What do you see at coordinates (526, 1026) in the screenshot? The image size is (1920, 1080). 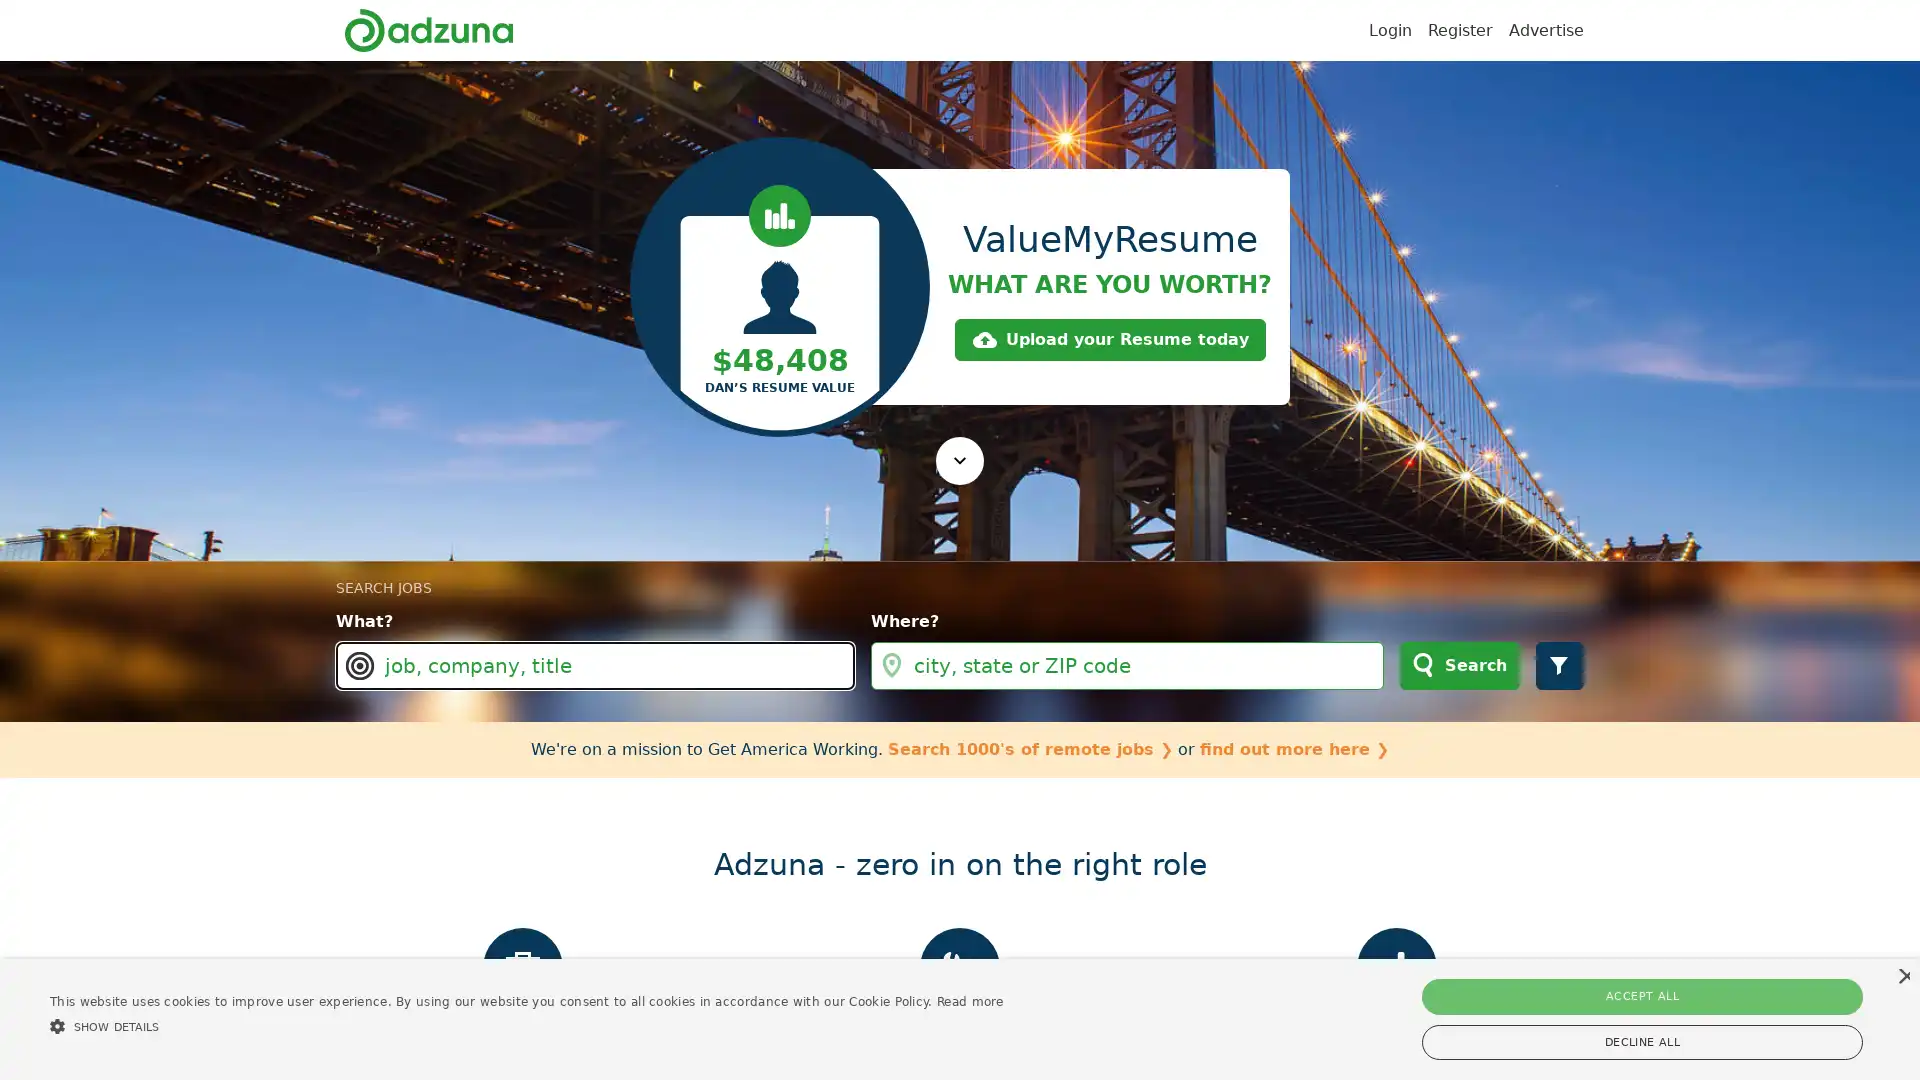 I see `SHOW DETAILS` at bounding box center [526, 1026].